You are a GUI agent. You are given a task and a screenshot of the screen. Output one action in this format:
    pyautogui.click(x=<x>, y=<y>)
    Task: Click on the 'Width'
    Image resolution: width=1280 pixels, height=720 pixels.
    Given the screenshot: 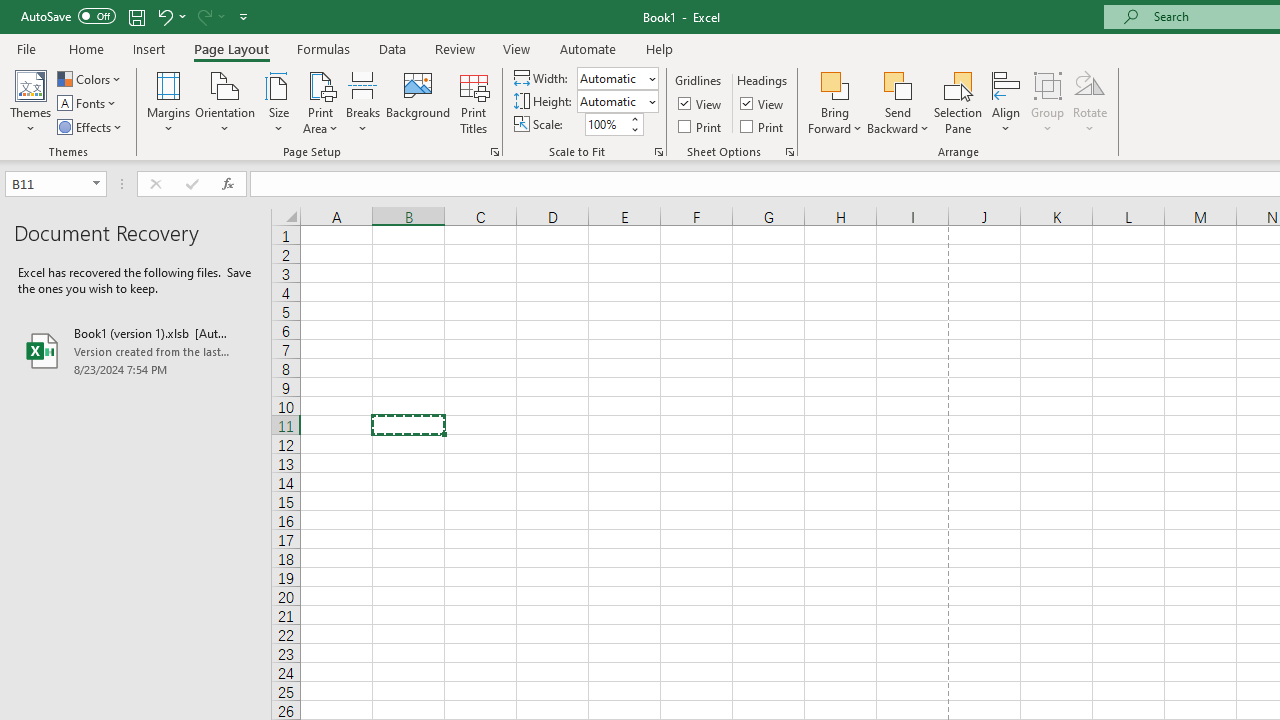 What is the action you would take?
    pyautogui.click(x=617, y=77)
    